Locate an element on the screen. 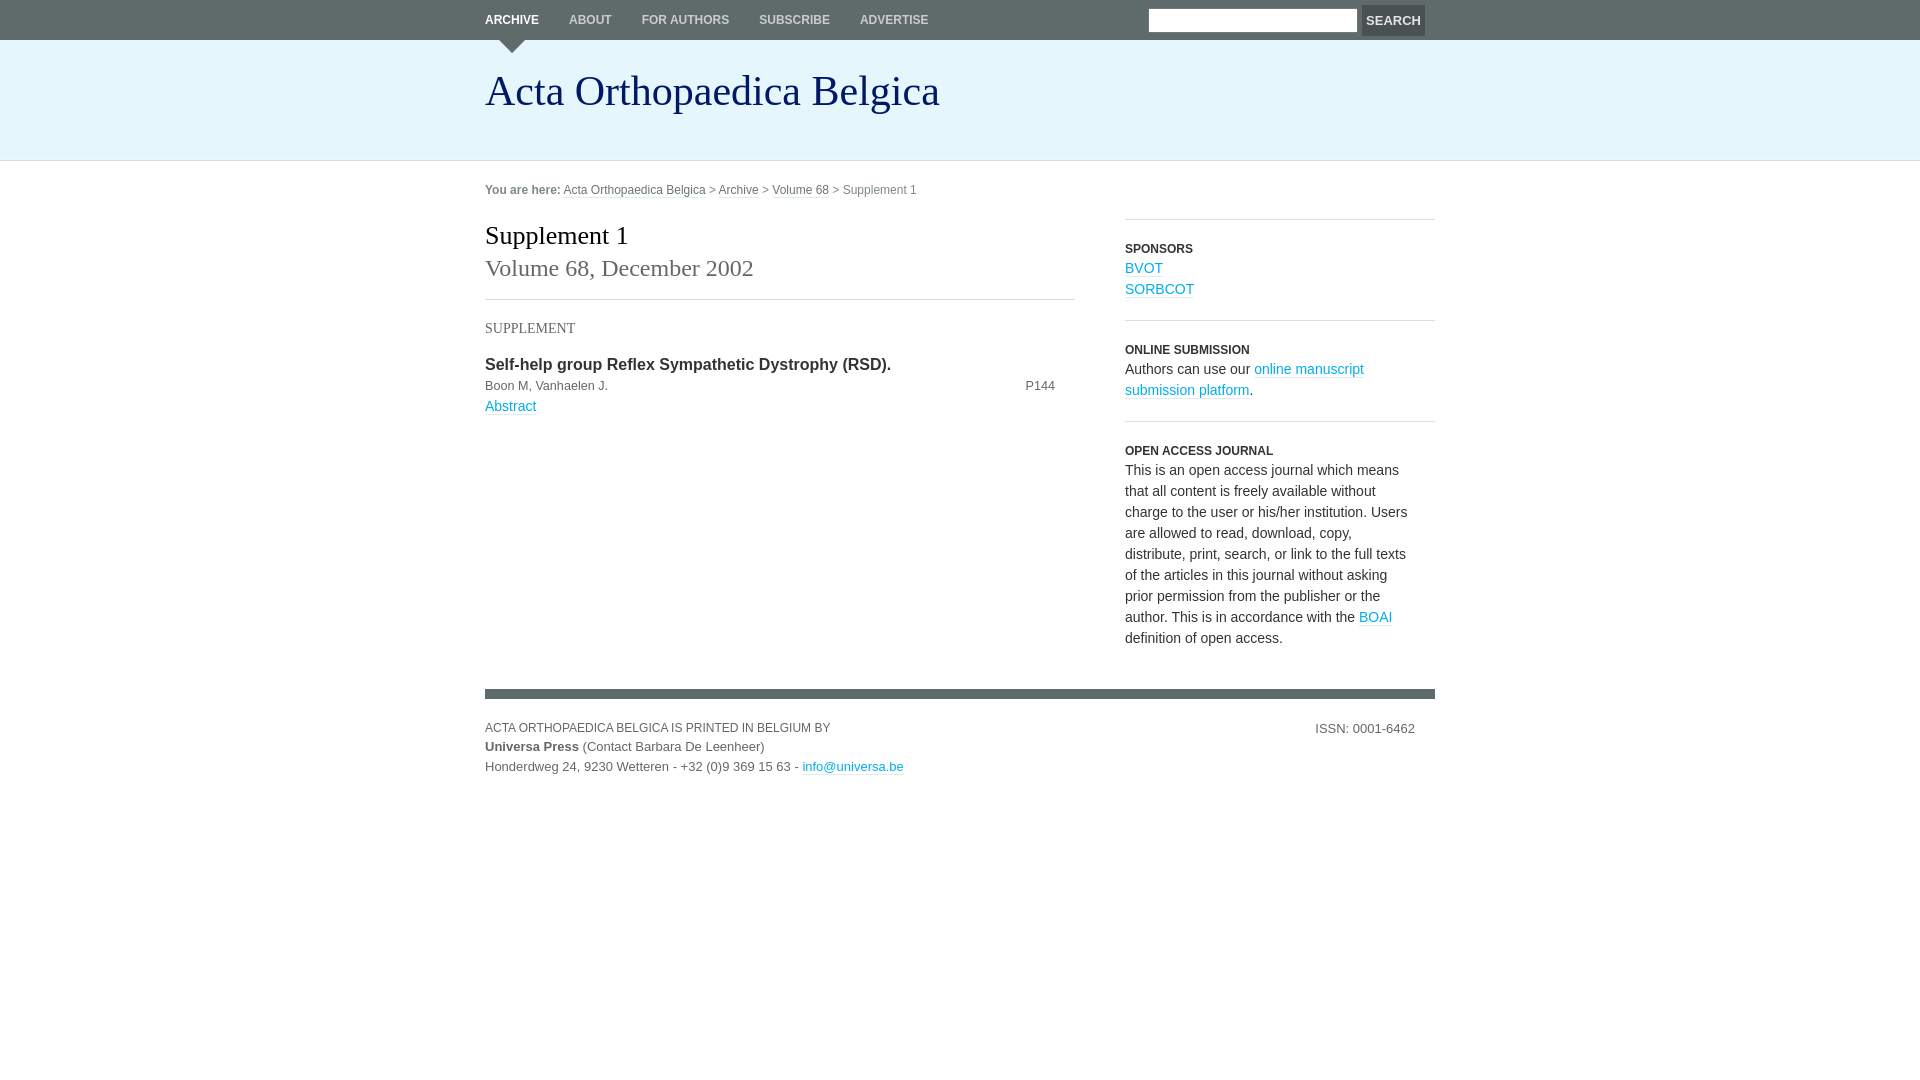  'BVOT' is located at coordinates (1143, 267).